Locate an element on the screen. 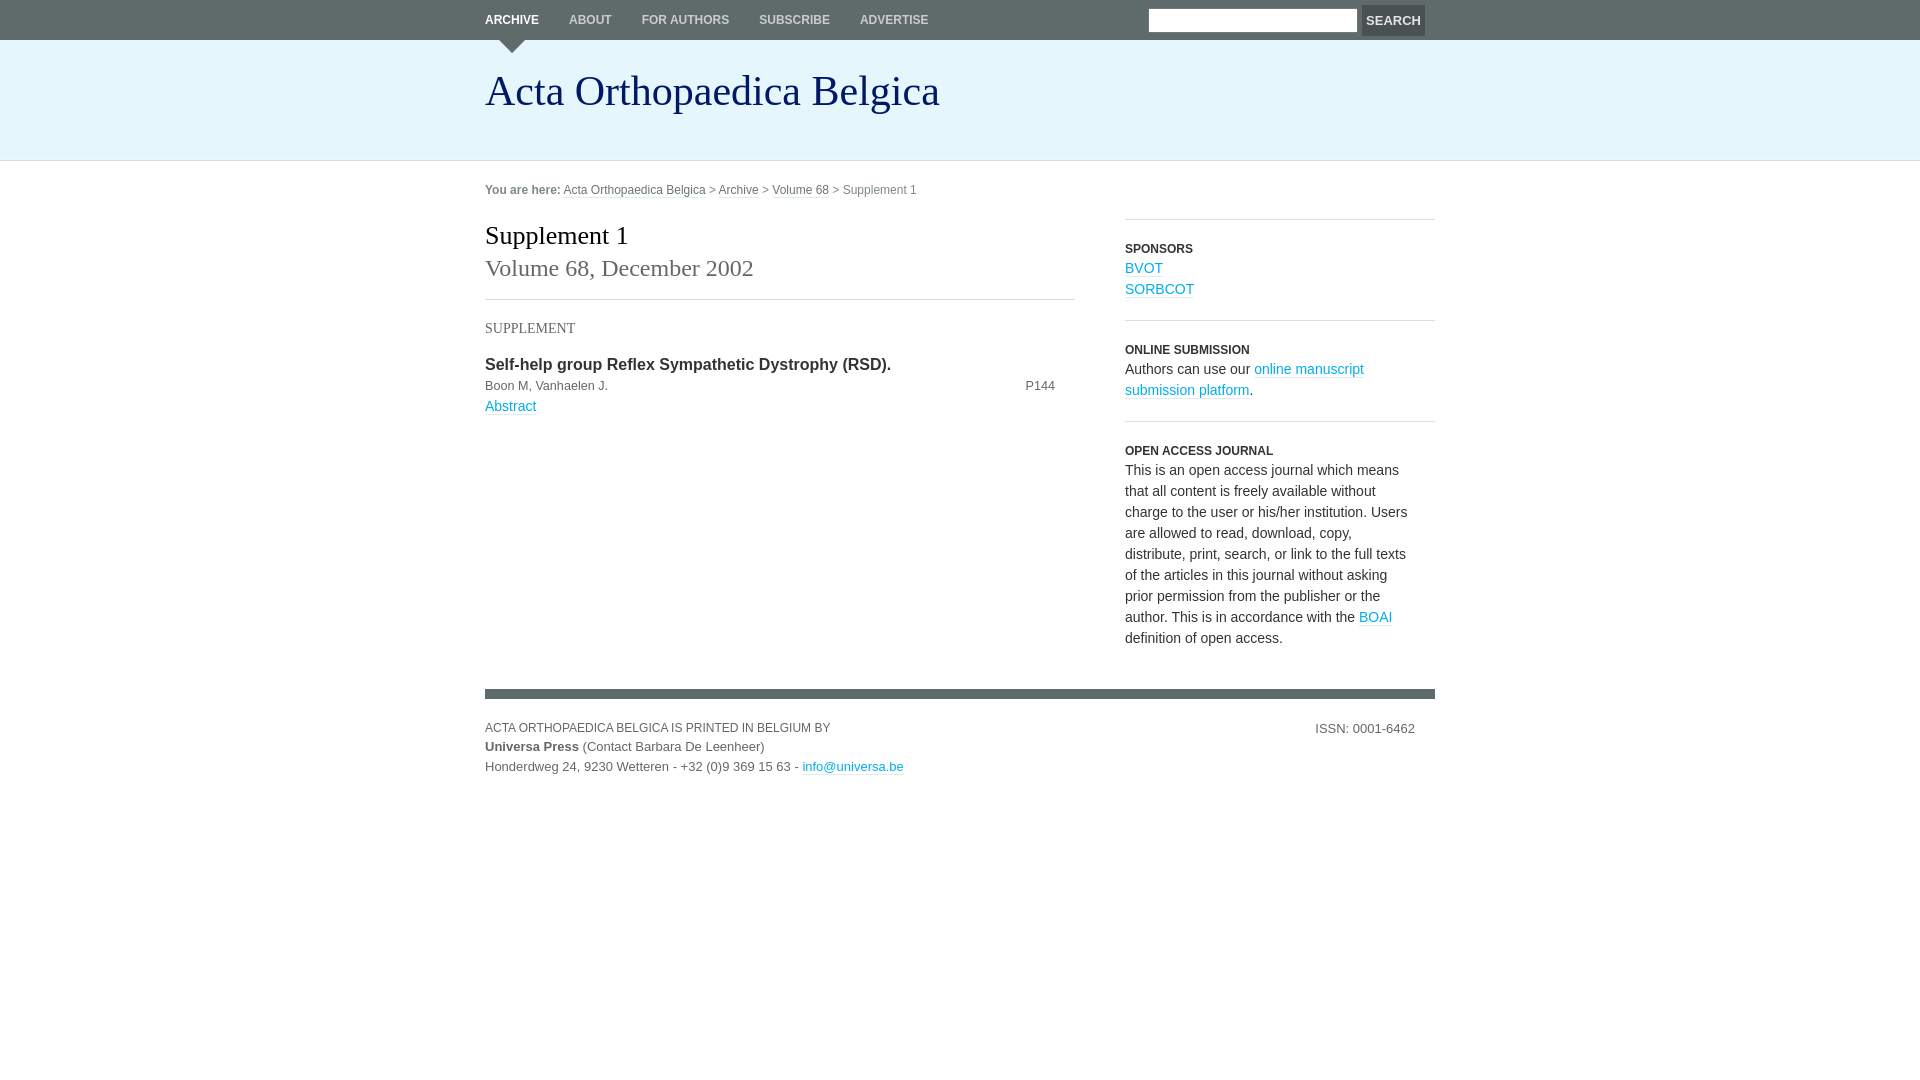  'BVOT' is located at coordinates (1143, 267).